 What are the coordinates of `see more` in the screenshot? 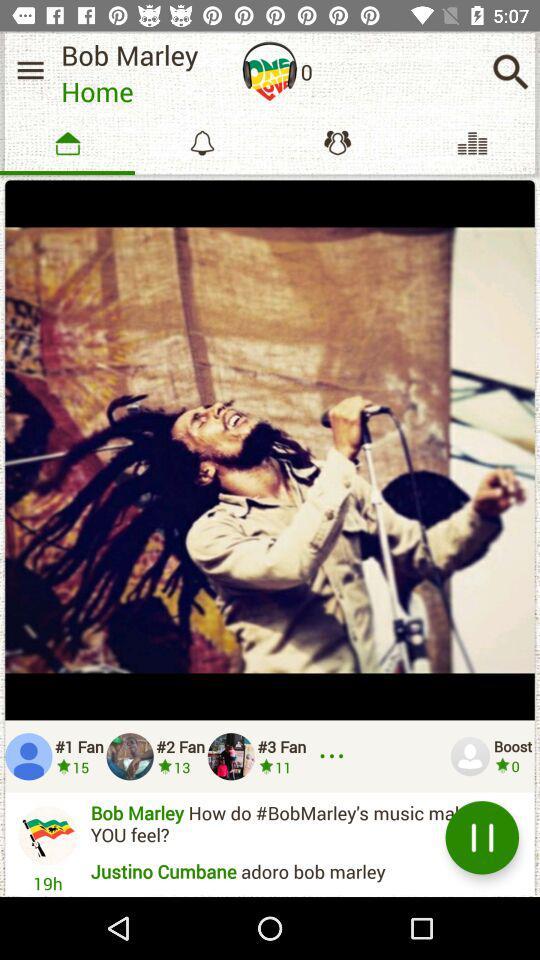 It's located at (335, 755).